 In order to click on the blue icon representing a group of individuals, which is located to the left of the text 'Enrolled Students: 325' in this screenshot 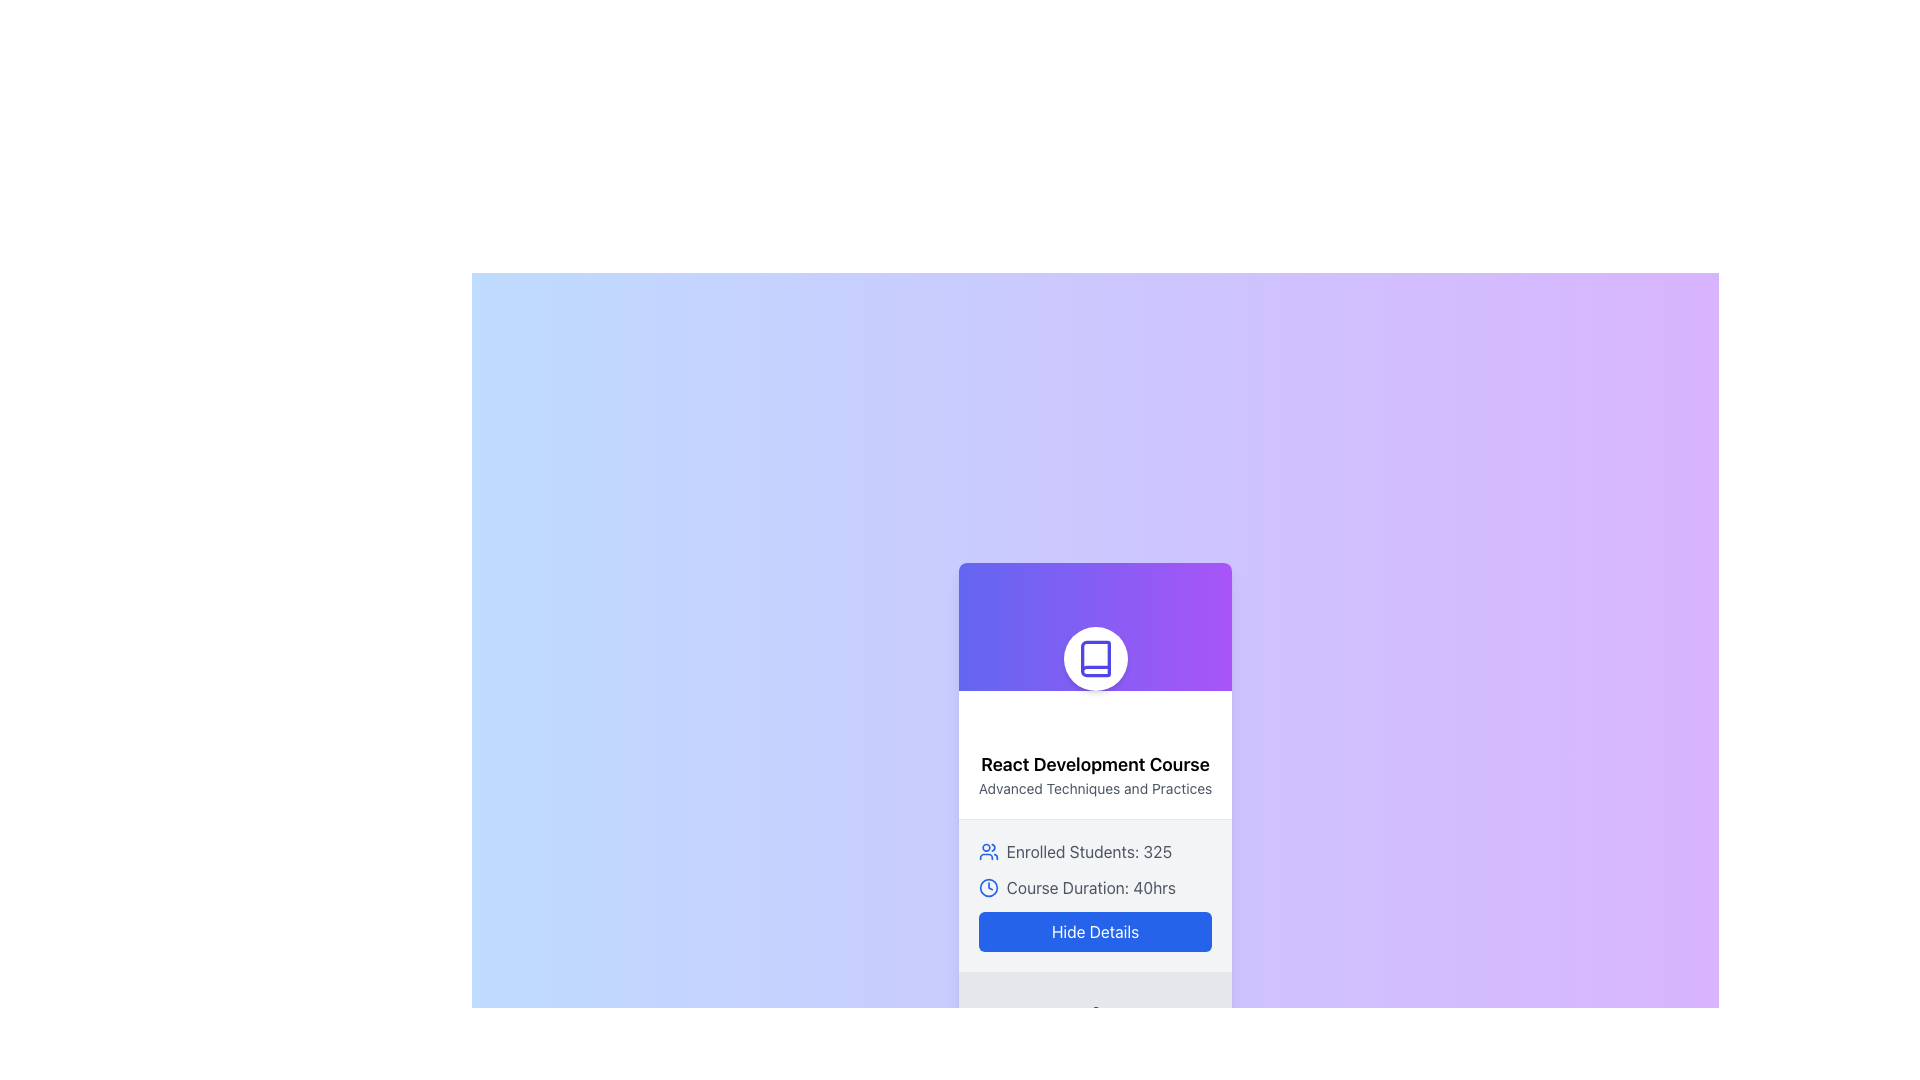, I will do `click(988, 852)`.